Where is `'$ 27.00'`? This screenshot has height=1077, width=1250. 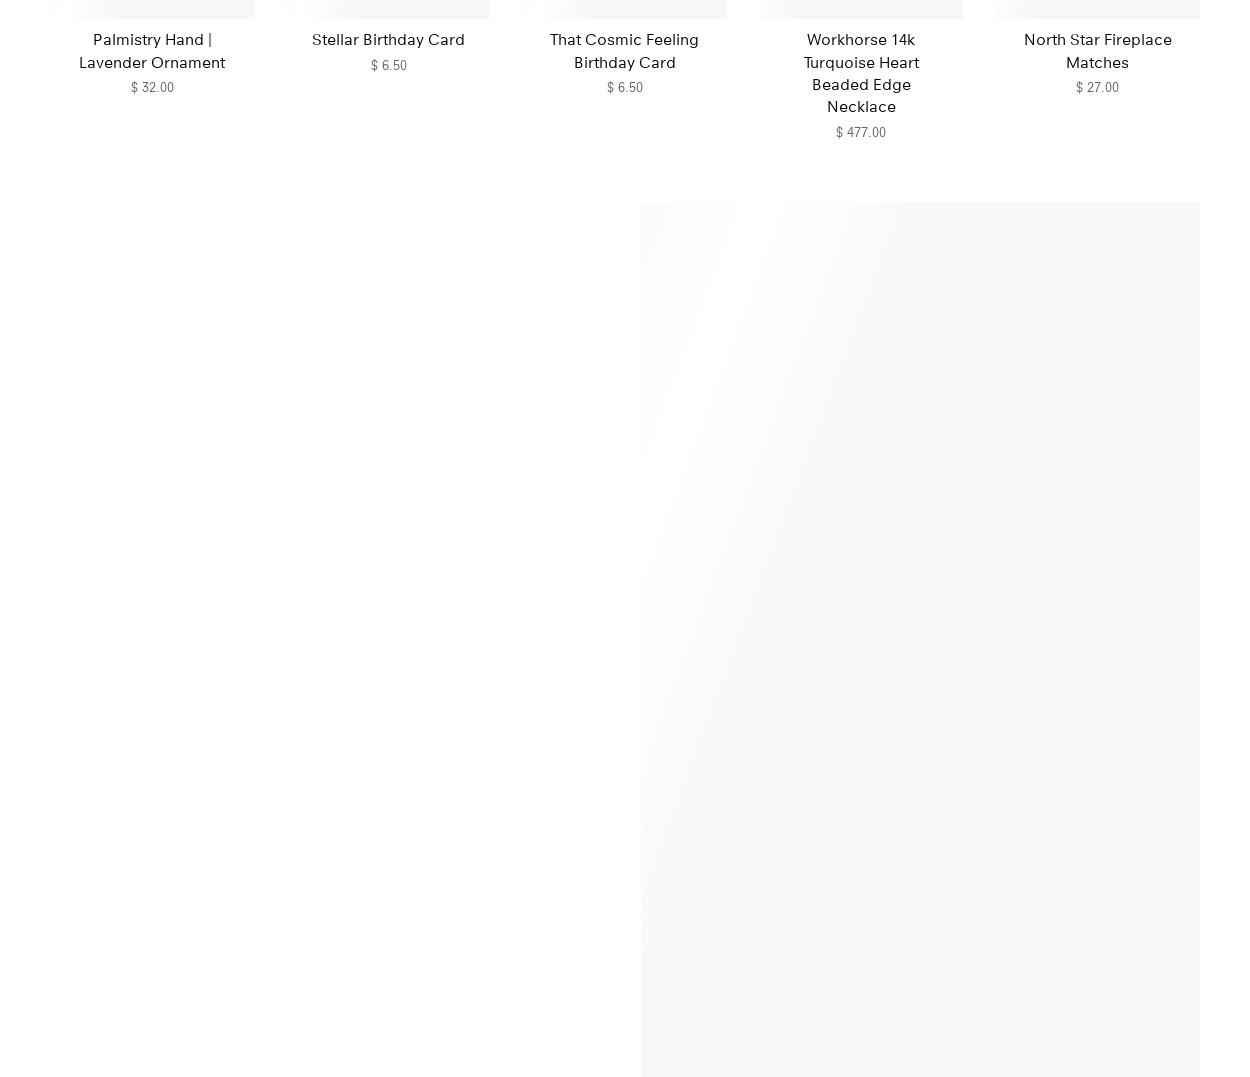 '$ 27.00' is located at coordinates (1075, 85).